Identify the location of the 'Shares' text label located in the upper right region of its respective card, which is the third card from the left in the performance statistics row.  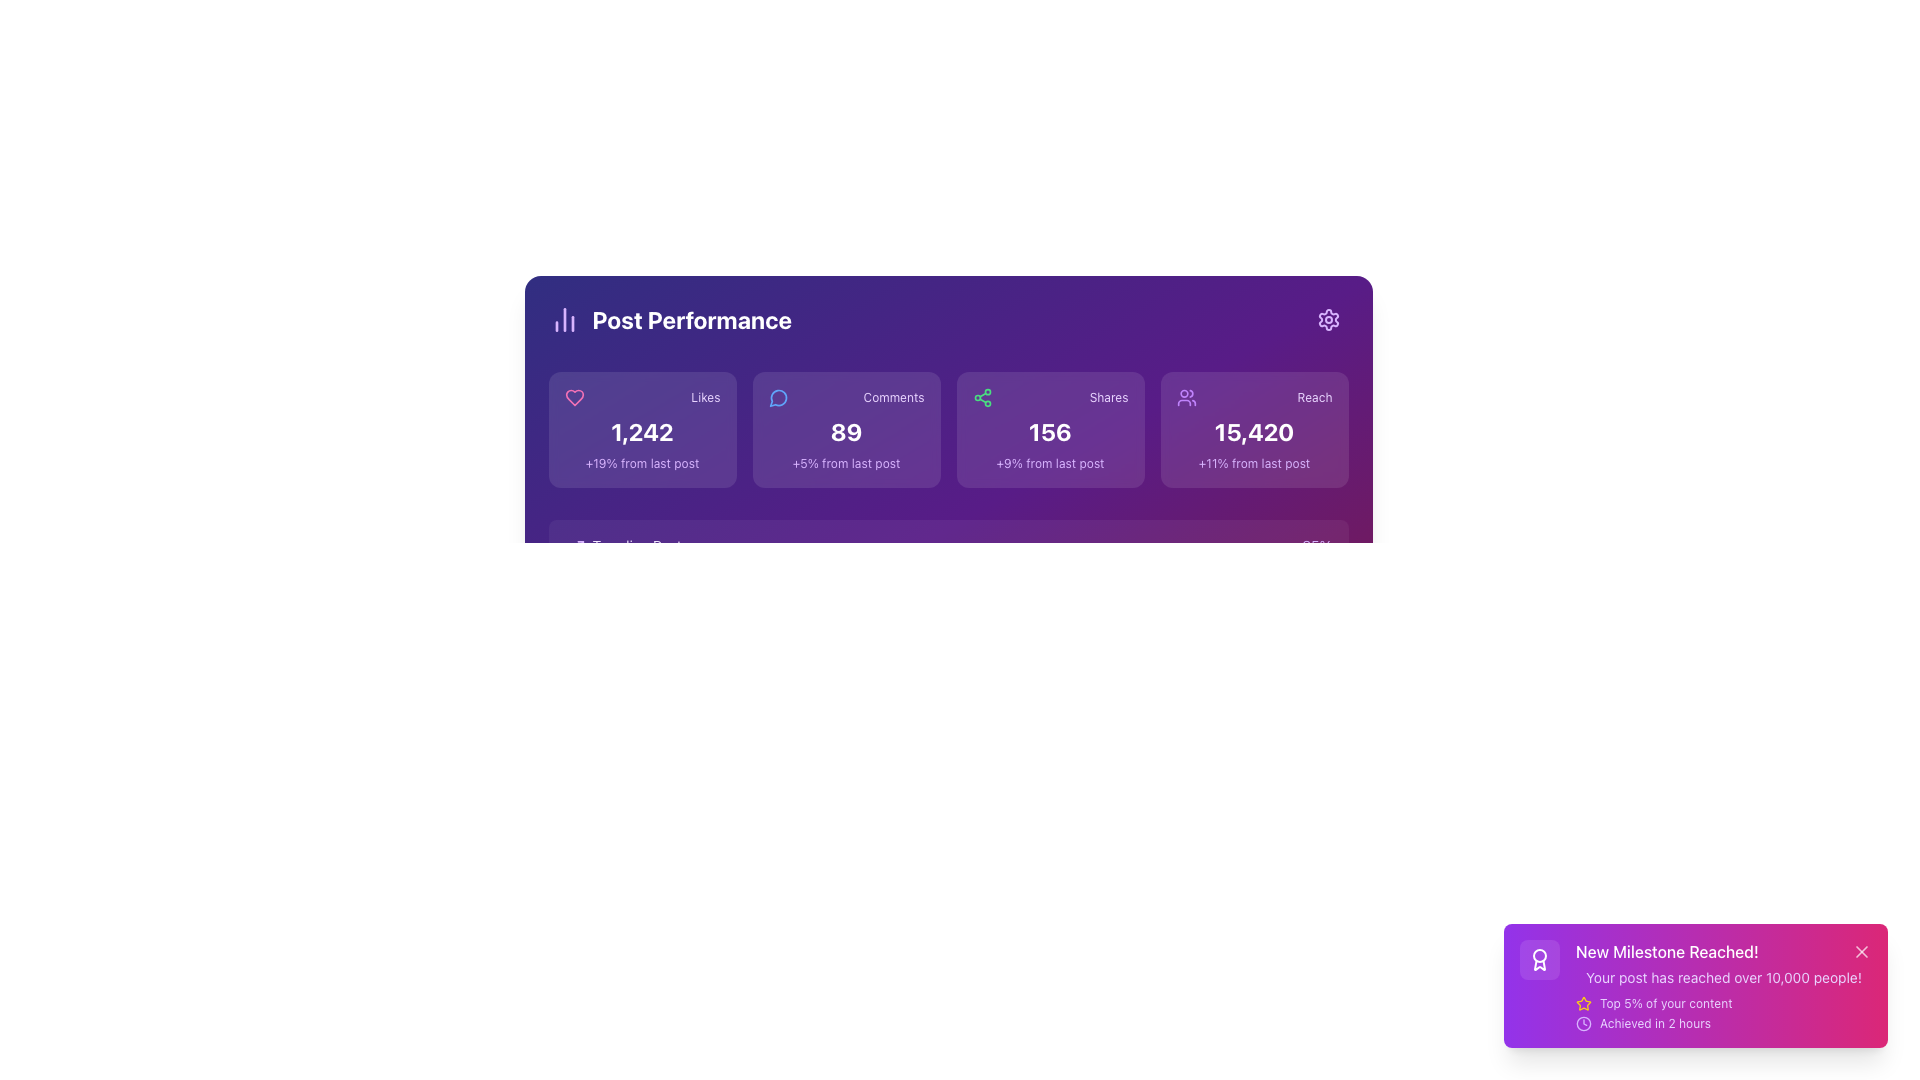
(1107, 397).